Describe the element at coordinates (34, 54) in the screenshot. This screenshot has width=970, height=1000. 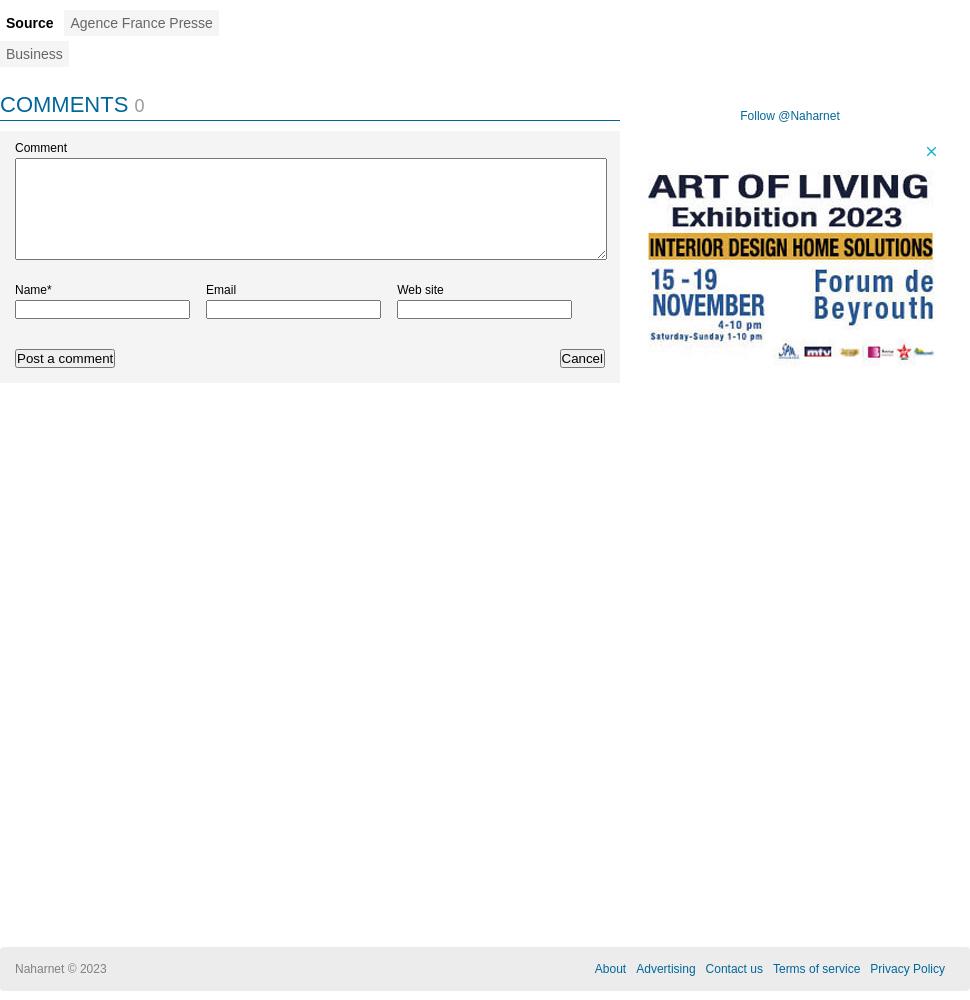
I see `'Business'` at that location.